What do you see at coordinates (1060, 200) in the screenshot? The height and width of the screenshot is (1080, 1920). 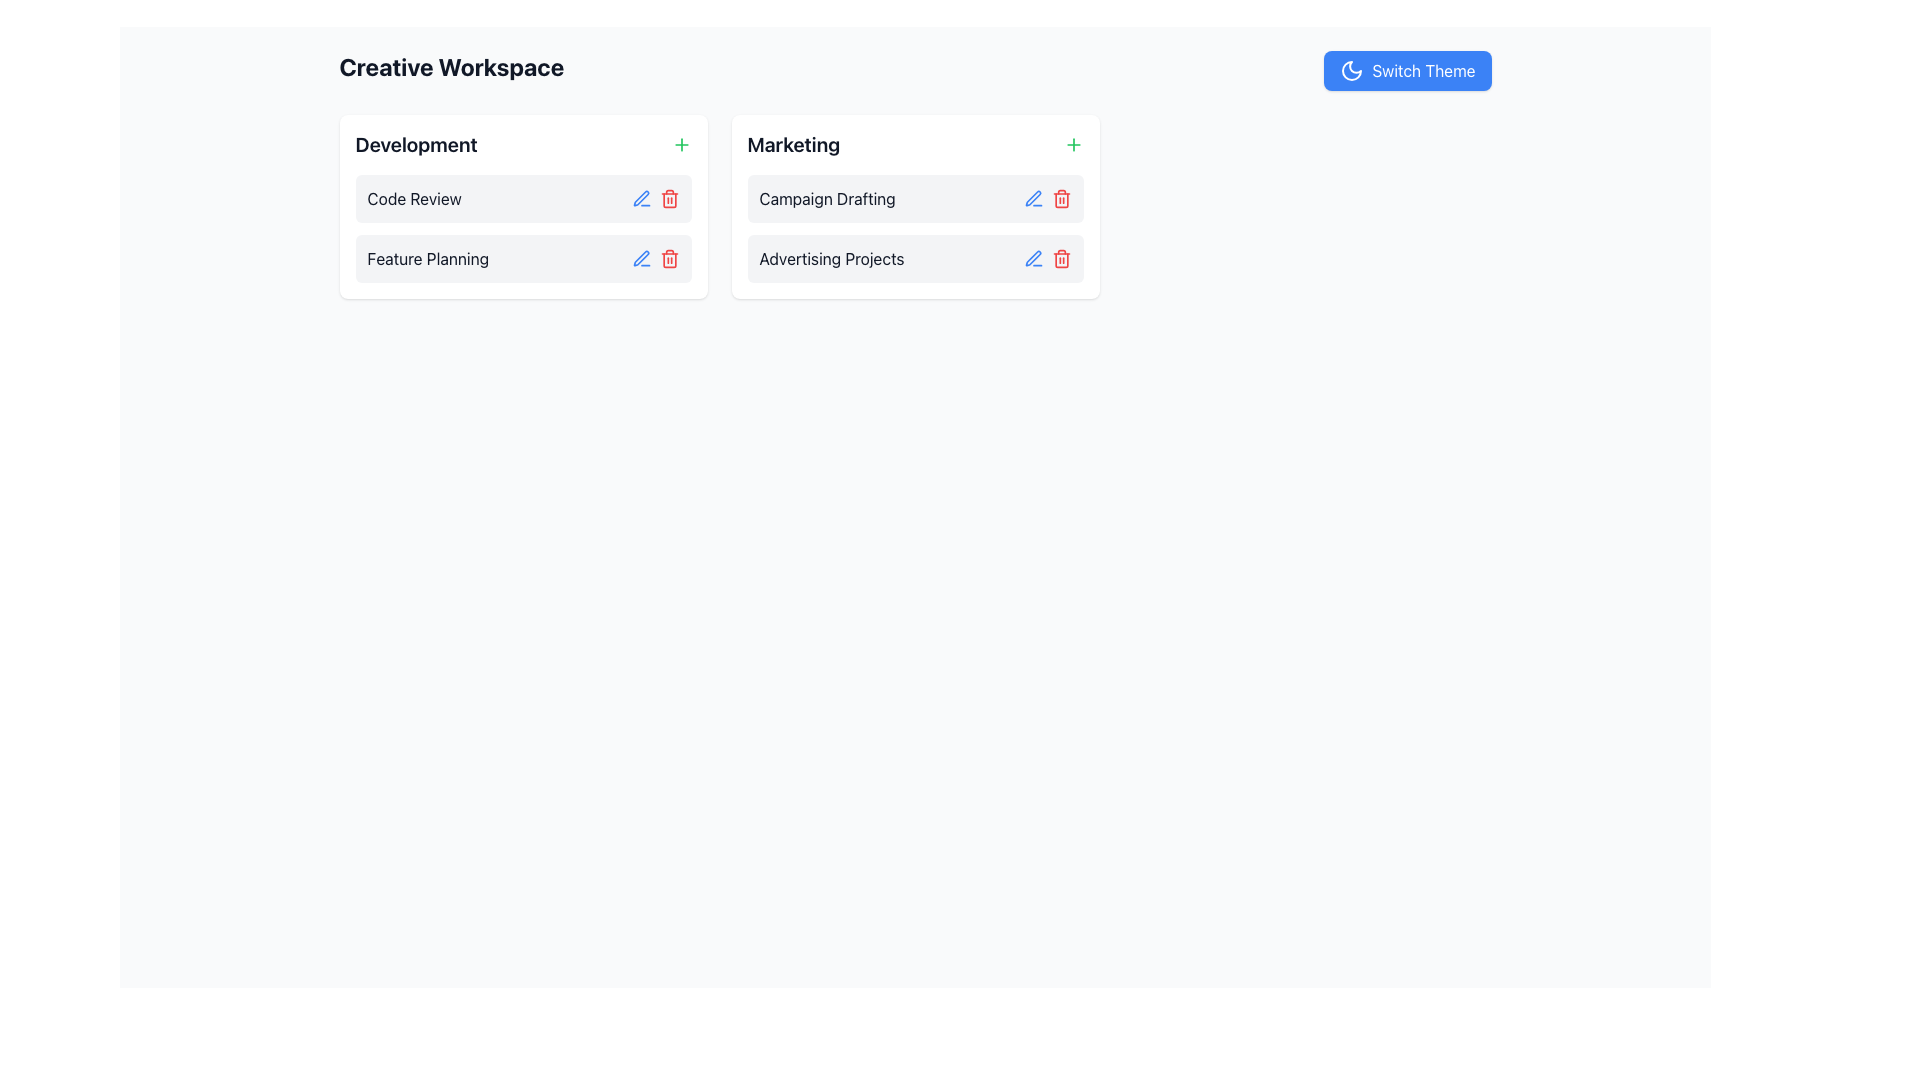 I see `the trash bin icon located in the top-right corner of the 'Marketing' card, which represents a delete action` at bounding box center [1060, 200].